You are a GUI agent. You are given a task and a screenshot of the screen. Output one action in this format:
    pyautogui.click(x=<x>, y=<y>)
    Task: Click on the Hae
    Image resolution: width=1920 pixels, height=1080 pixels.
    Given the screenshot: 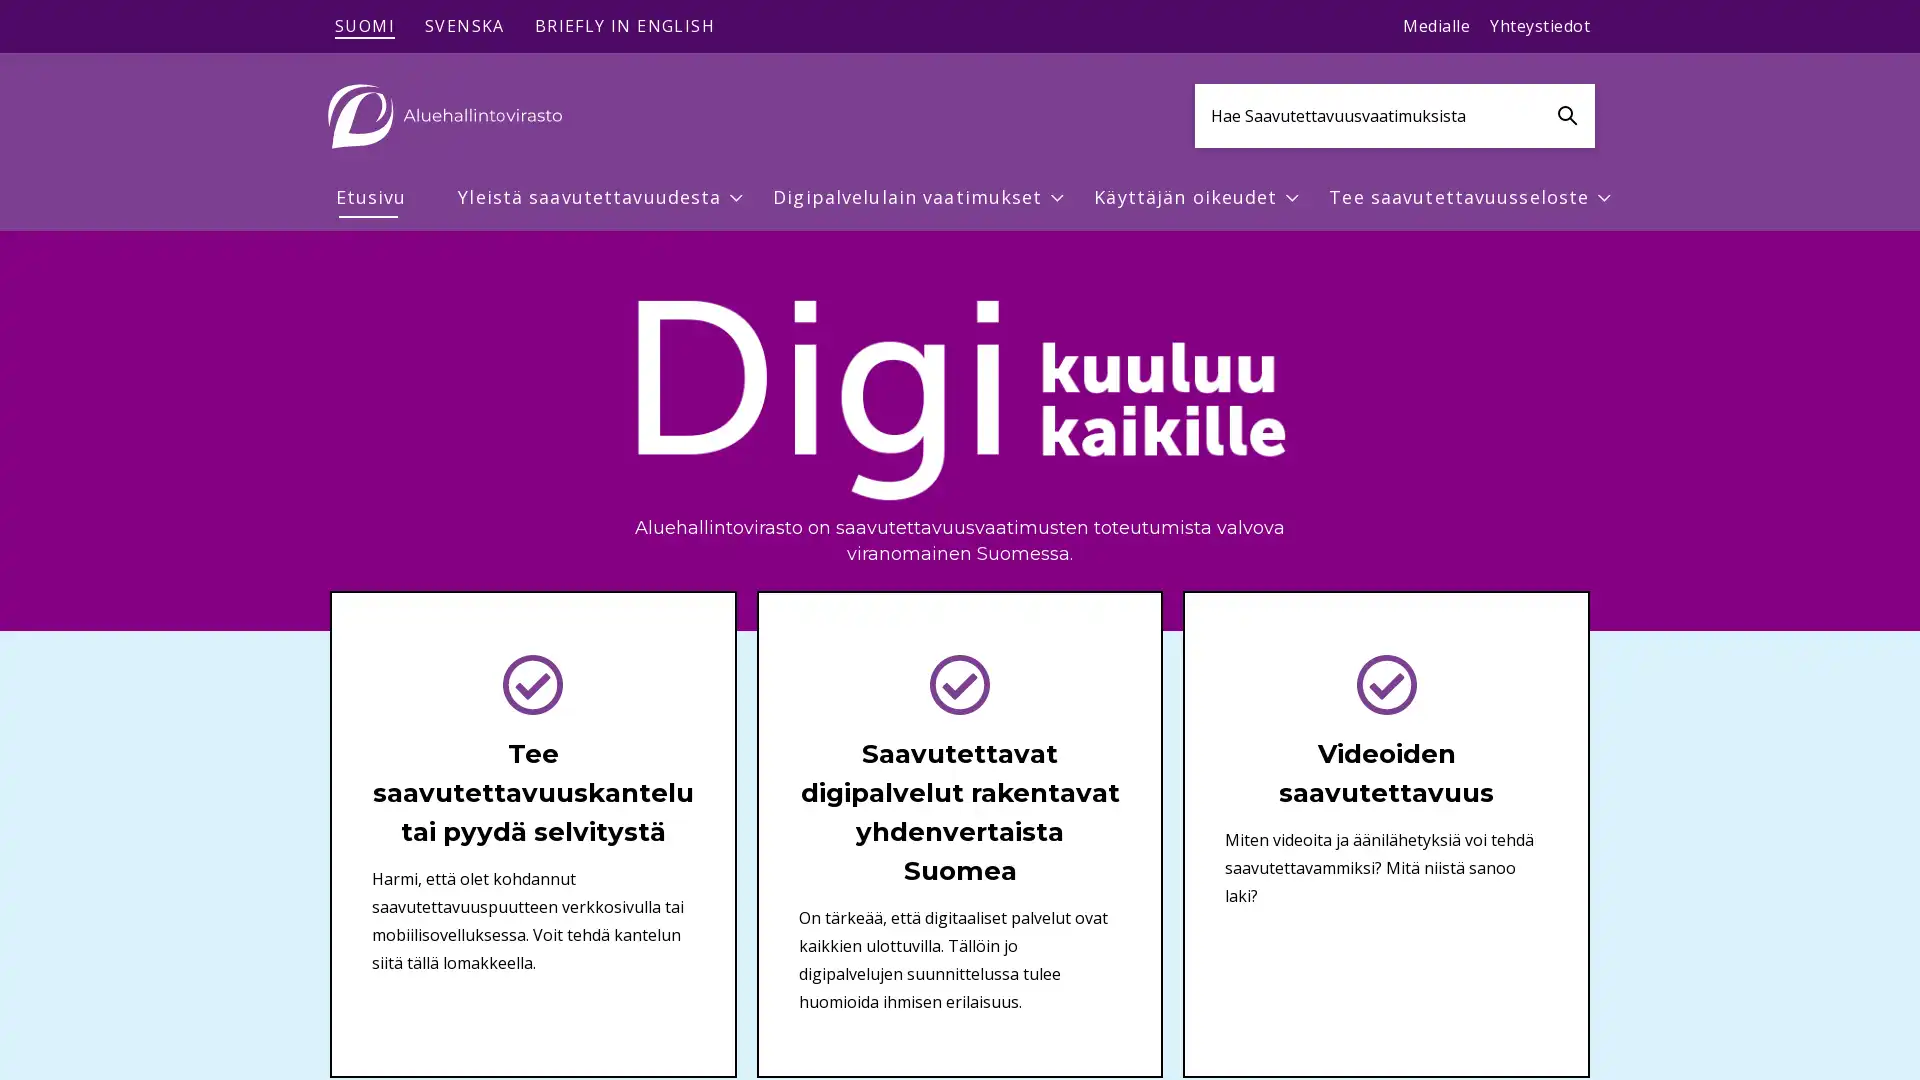 What is the action you would take?
    pyautogui.click(x=1566, y=115)
    